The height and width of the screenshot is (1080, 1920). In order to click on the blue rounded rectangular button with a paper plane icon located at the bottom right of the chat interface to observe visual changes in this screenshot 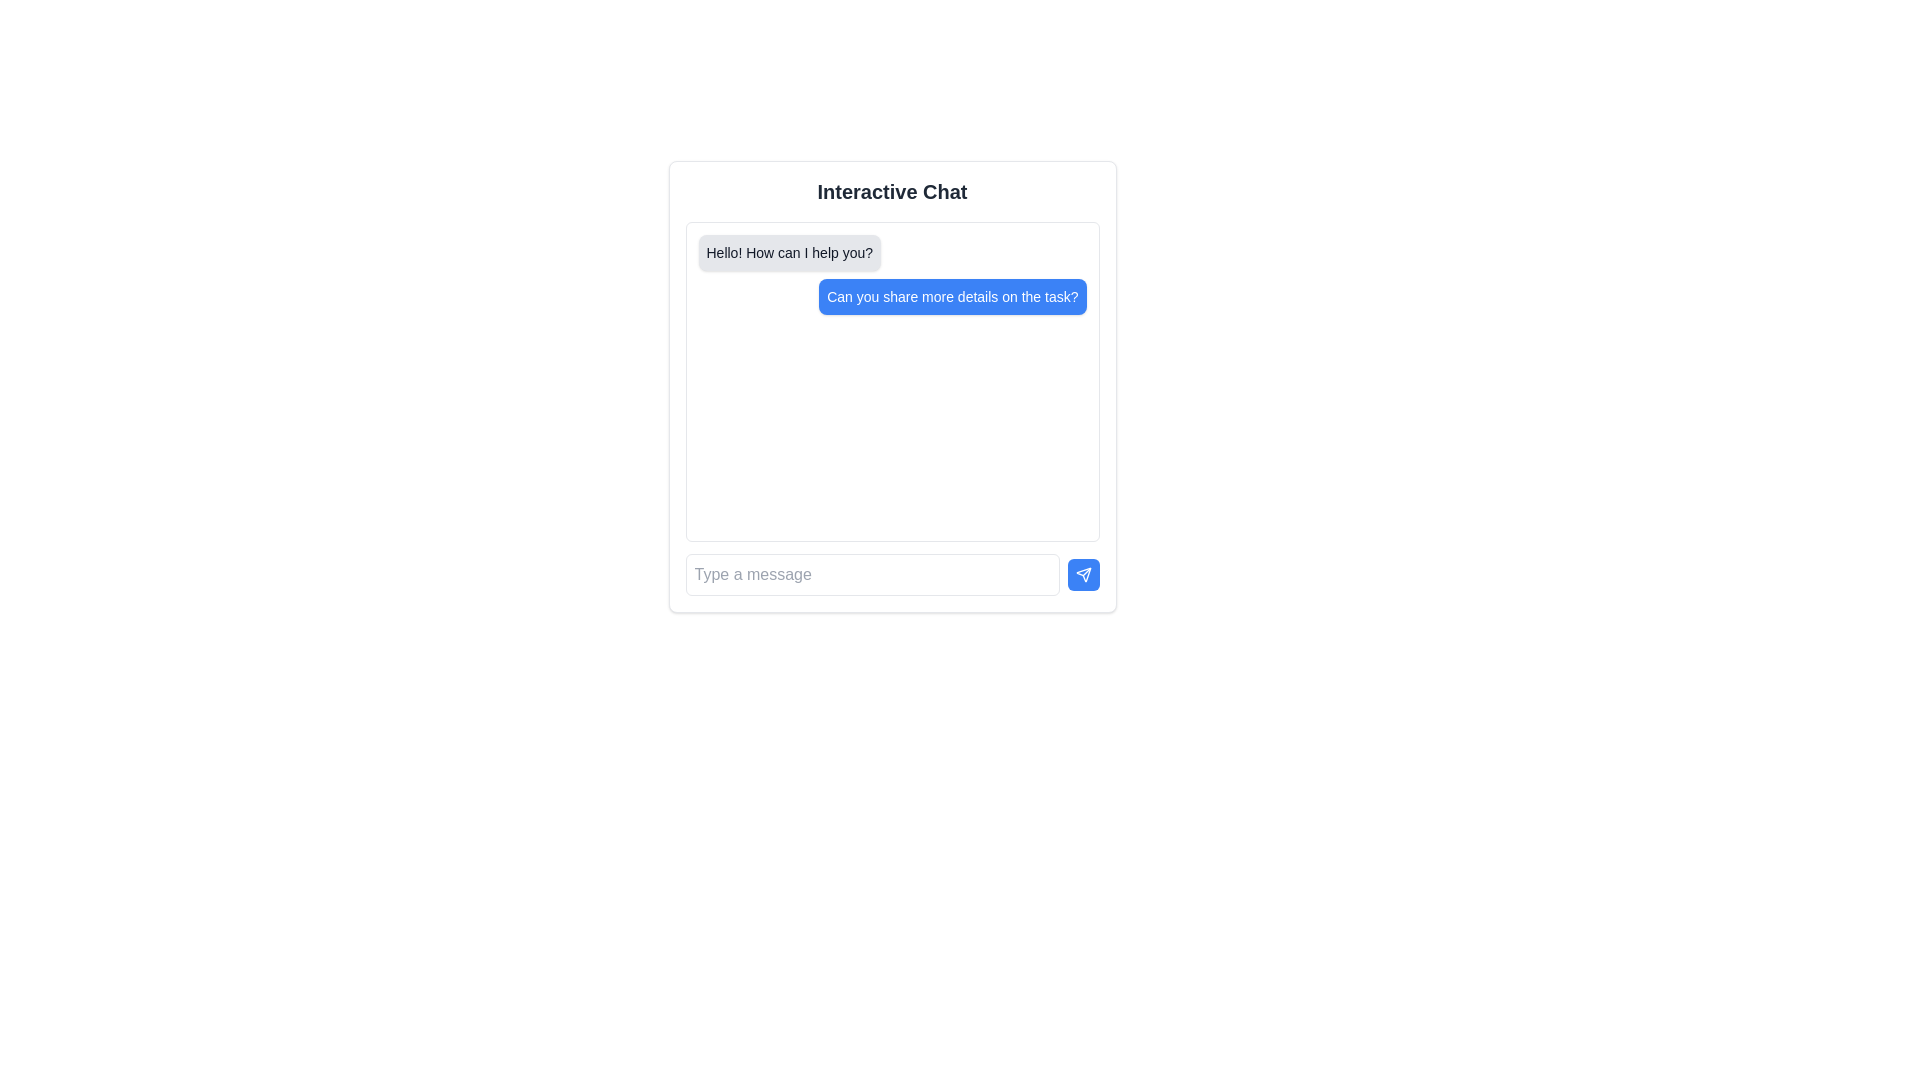, I will do `click(1082, 574)`.